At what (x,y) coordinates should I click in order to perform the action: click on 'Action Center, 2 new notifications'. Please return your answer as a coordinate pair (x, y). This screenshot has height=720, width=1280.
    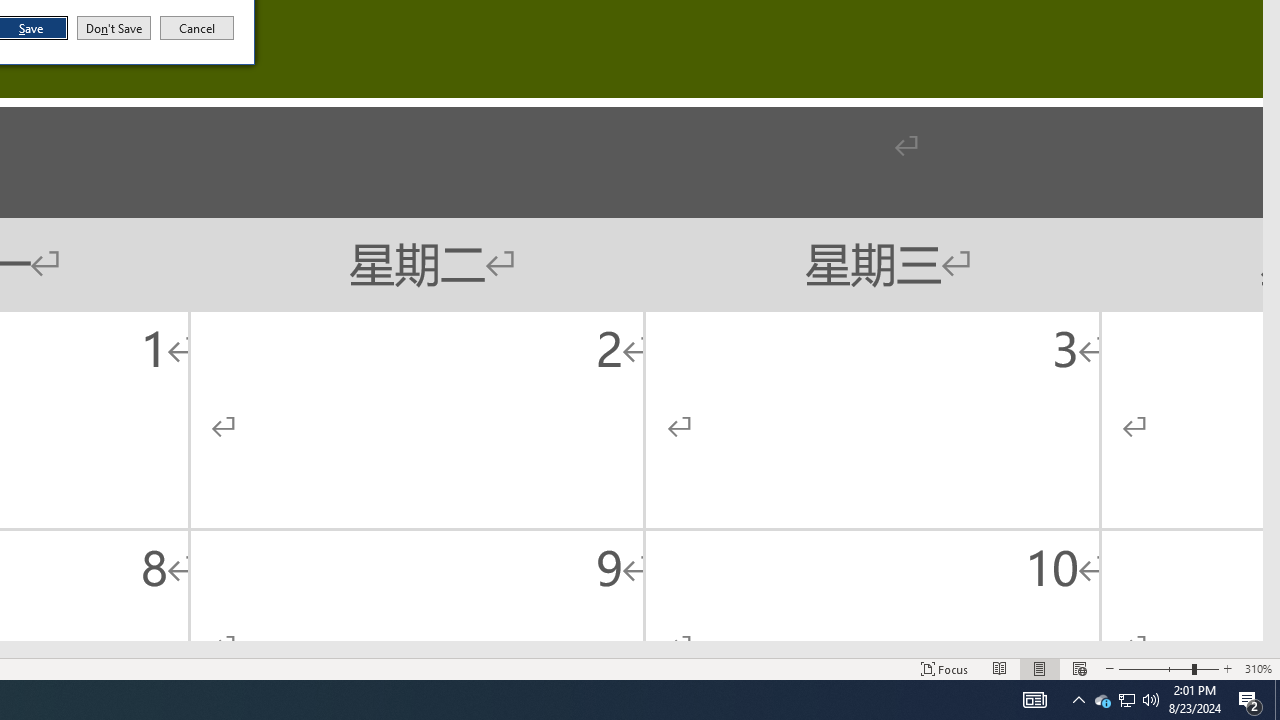
    Looking at the image, I should click on (1250, 698).